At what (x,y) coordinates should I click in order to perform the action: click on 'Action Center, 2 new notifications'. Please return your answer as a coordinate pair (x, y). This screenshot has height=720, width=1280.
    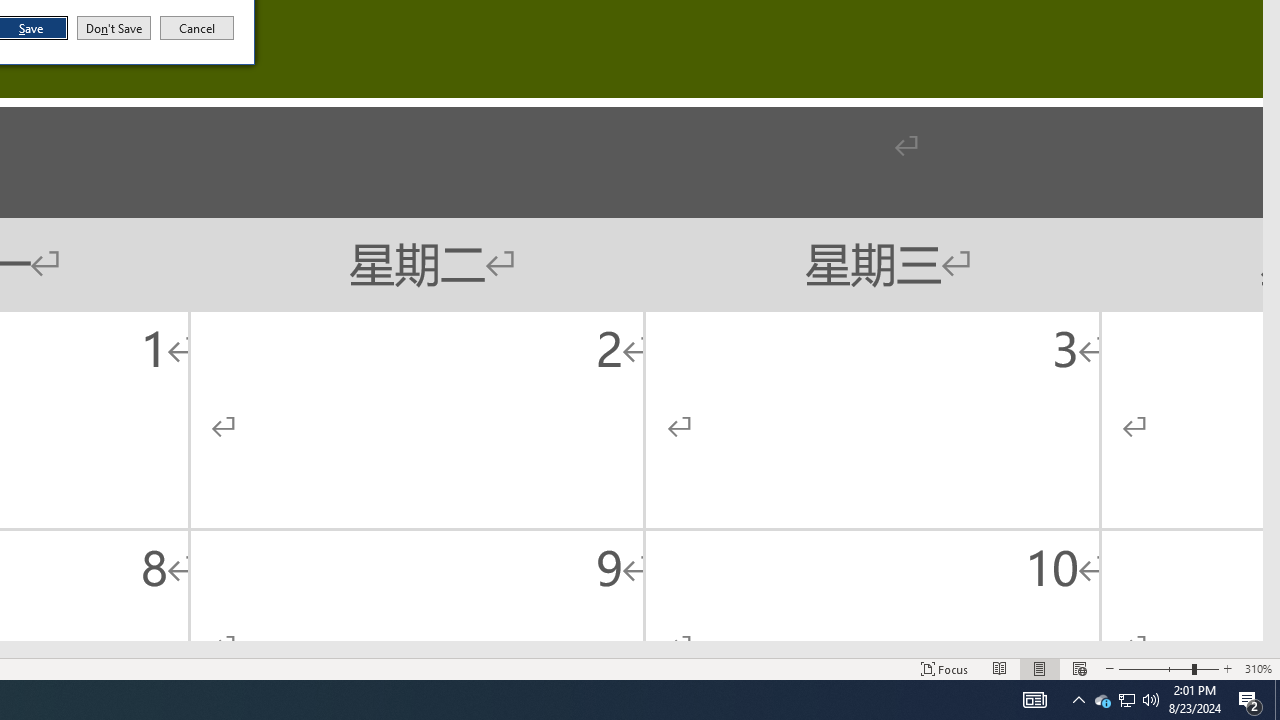
    Looking at the image, I should click on (1250, 698).